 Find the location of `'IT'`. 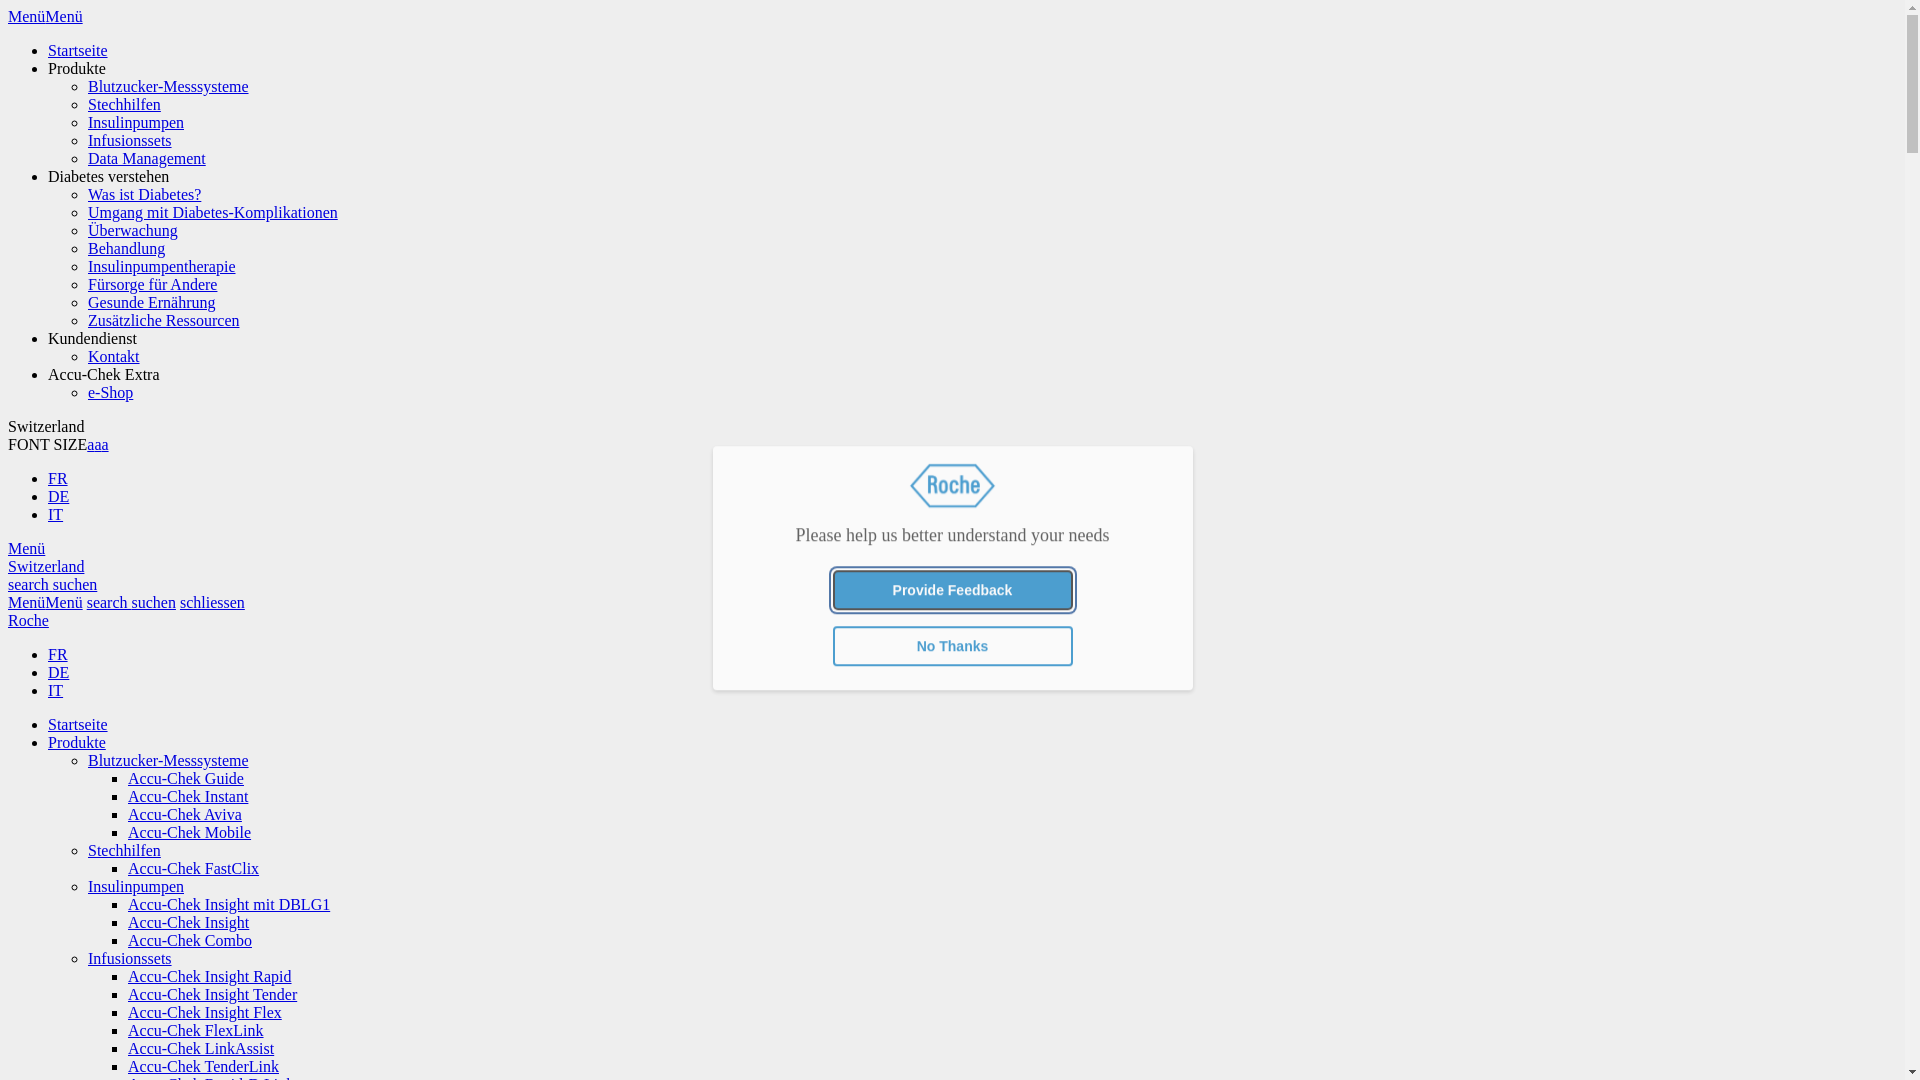

'IT' is located at coordinates (55, 689).